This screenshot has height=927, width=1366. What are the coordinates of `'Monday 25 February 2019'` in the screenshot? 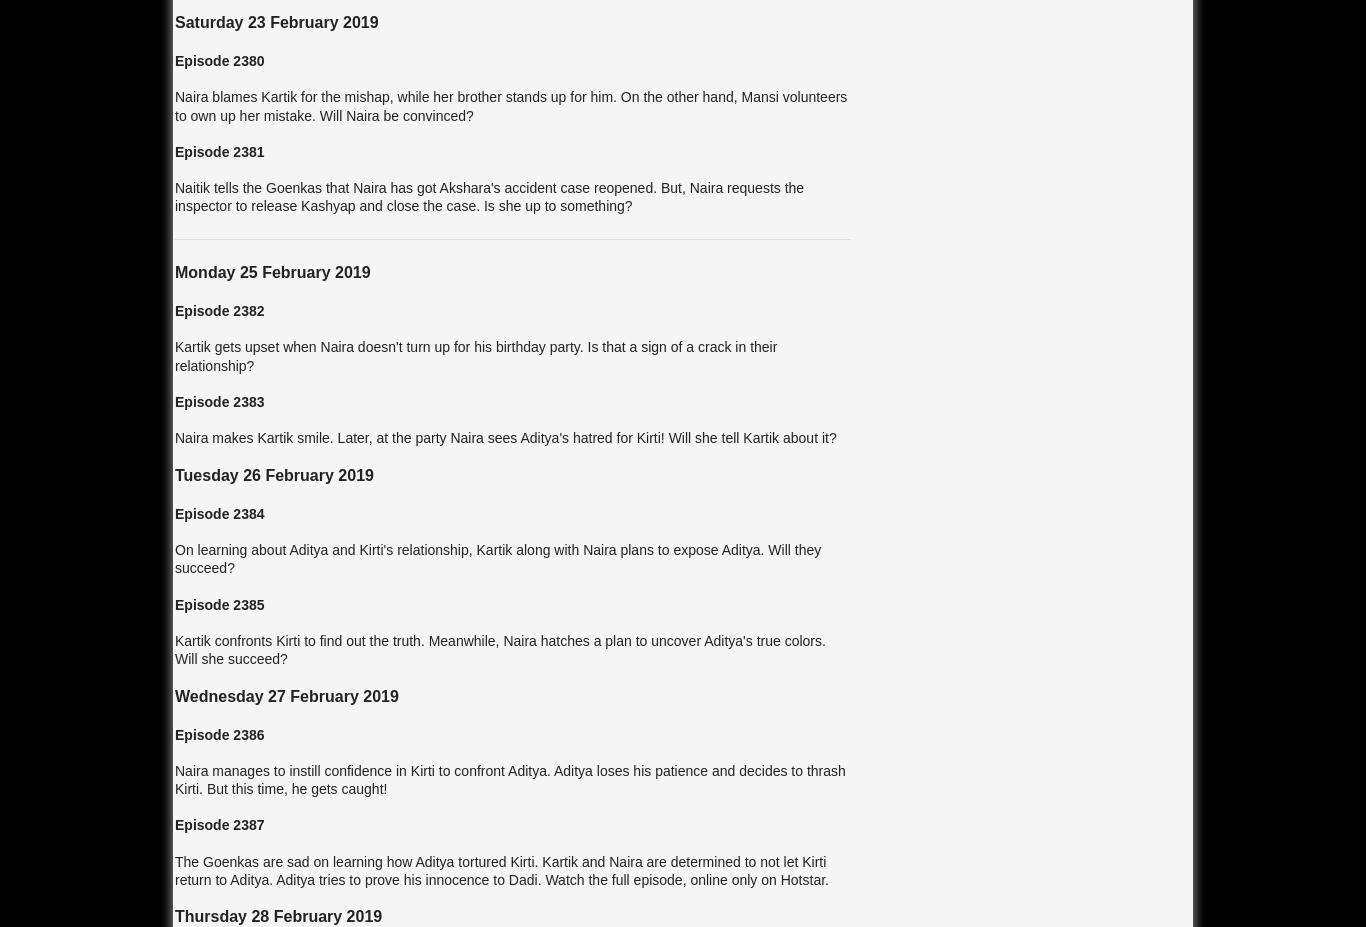 It's located at (272, 272).